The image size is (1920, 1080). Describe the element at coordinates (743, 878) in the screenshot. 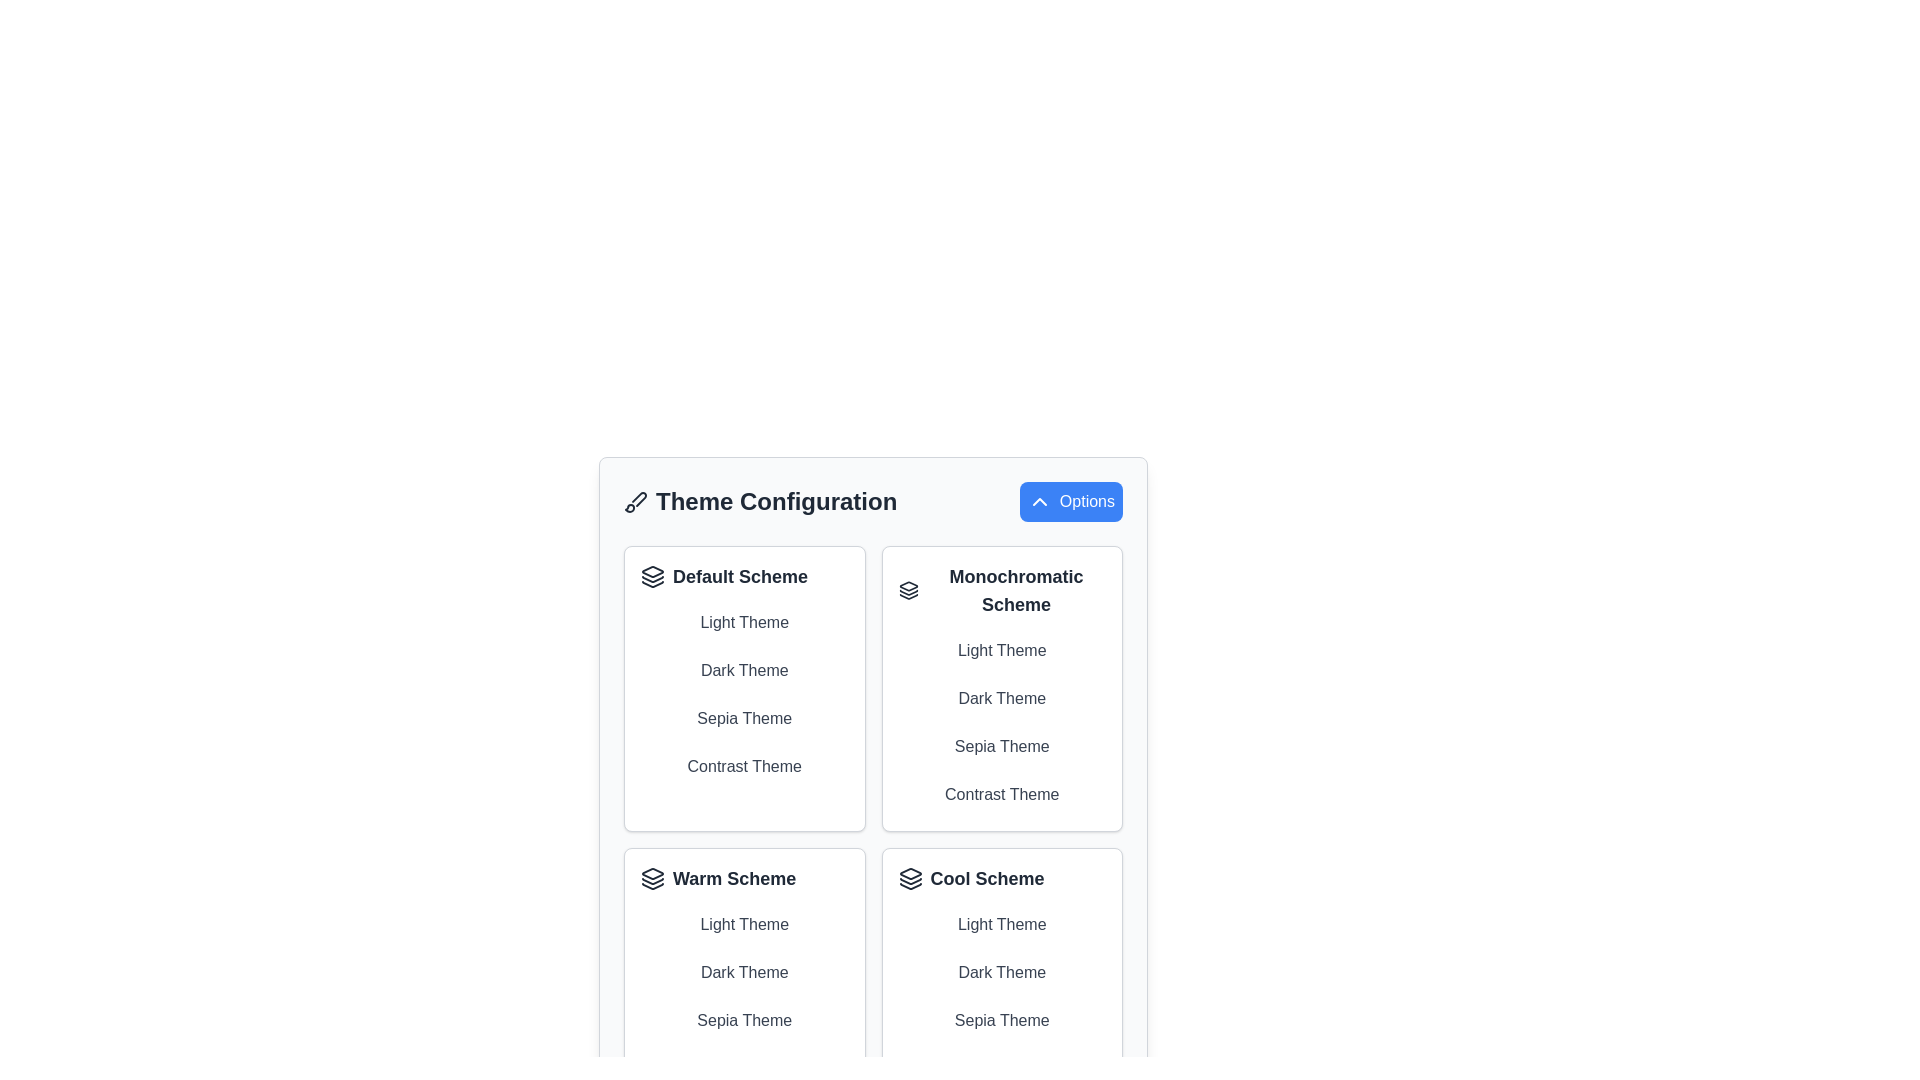

I see `text of the heading element that identifies the 'Warm Scheme' theme configuration, located in the second card on the lower-left side of a grid layout` at that location.